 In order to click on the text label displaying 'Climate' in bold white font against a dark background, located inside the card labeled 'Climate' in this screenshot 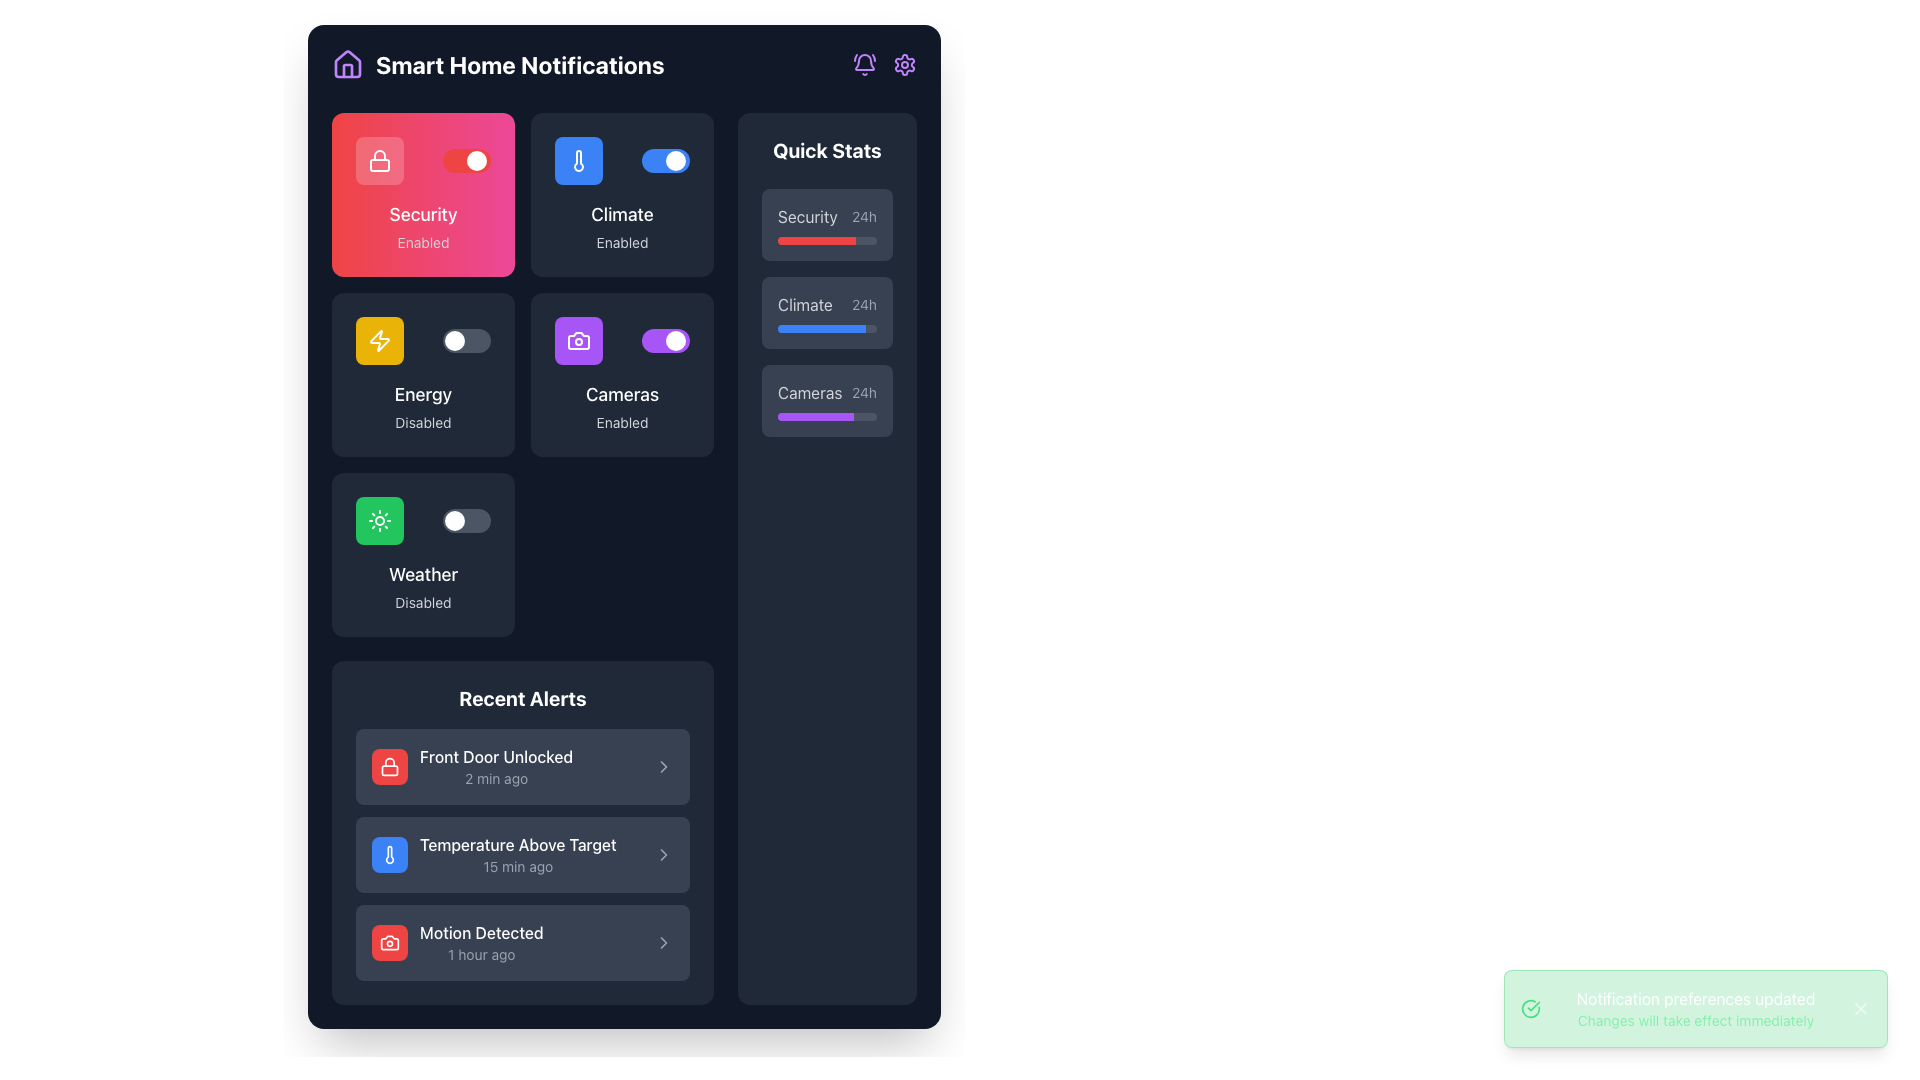, I will do `click(621, 215)`.